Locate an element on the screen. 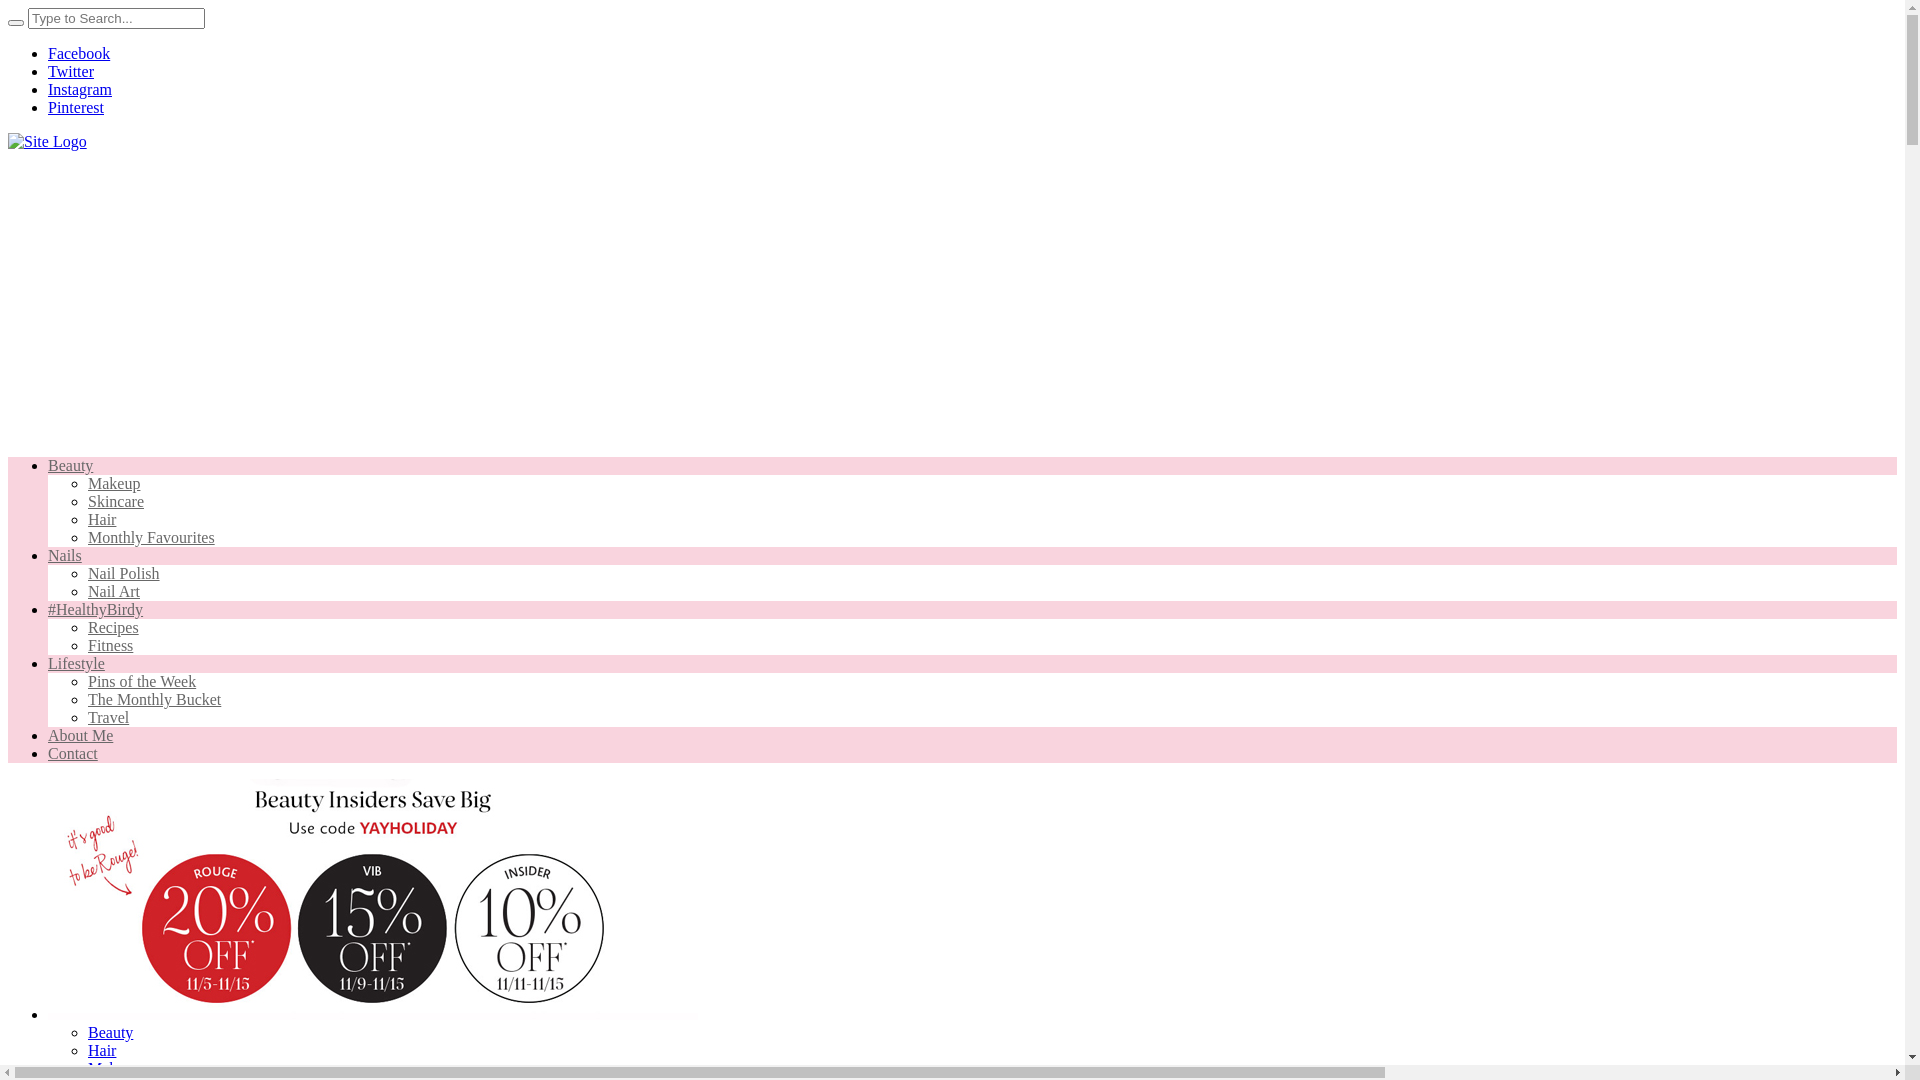 This screenshot has width=1920, height=1080. 'Travel' is located at coordinates (107, 716).